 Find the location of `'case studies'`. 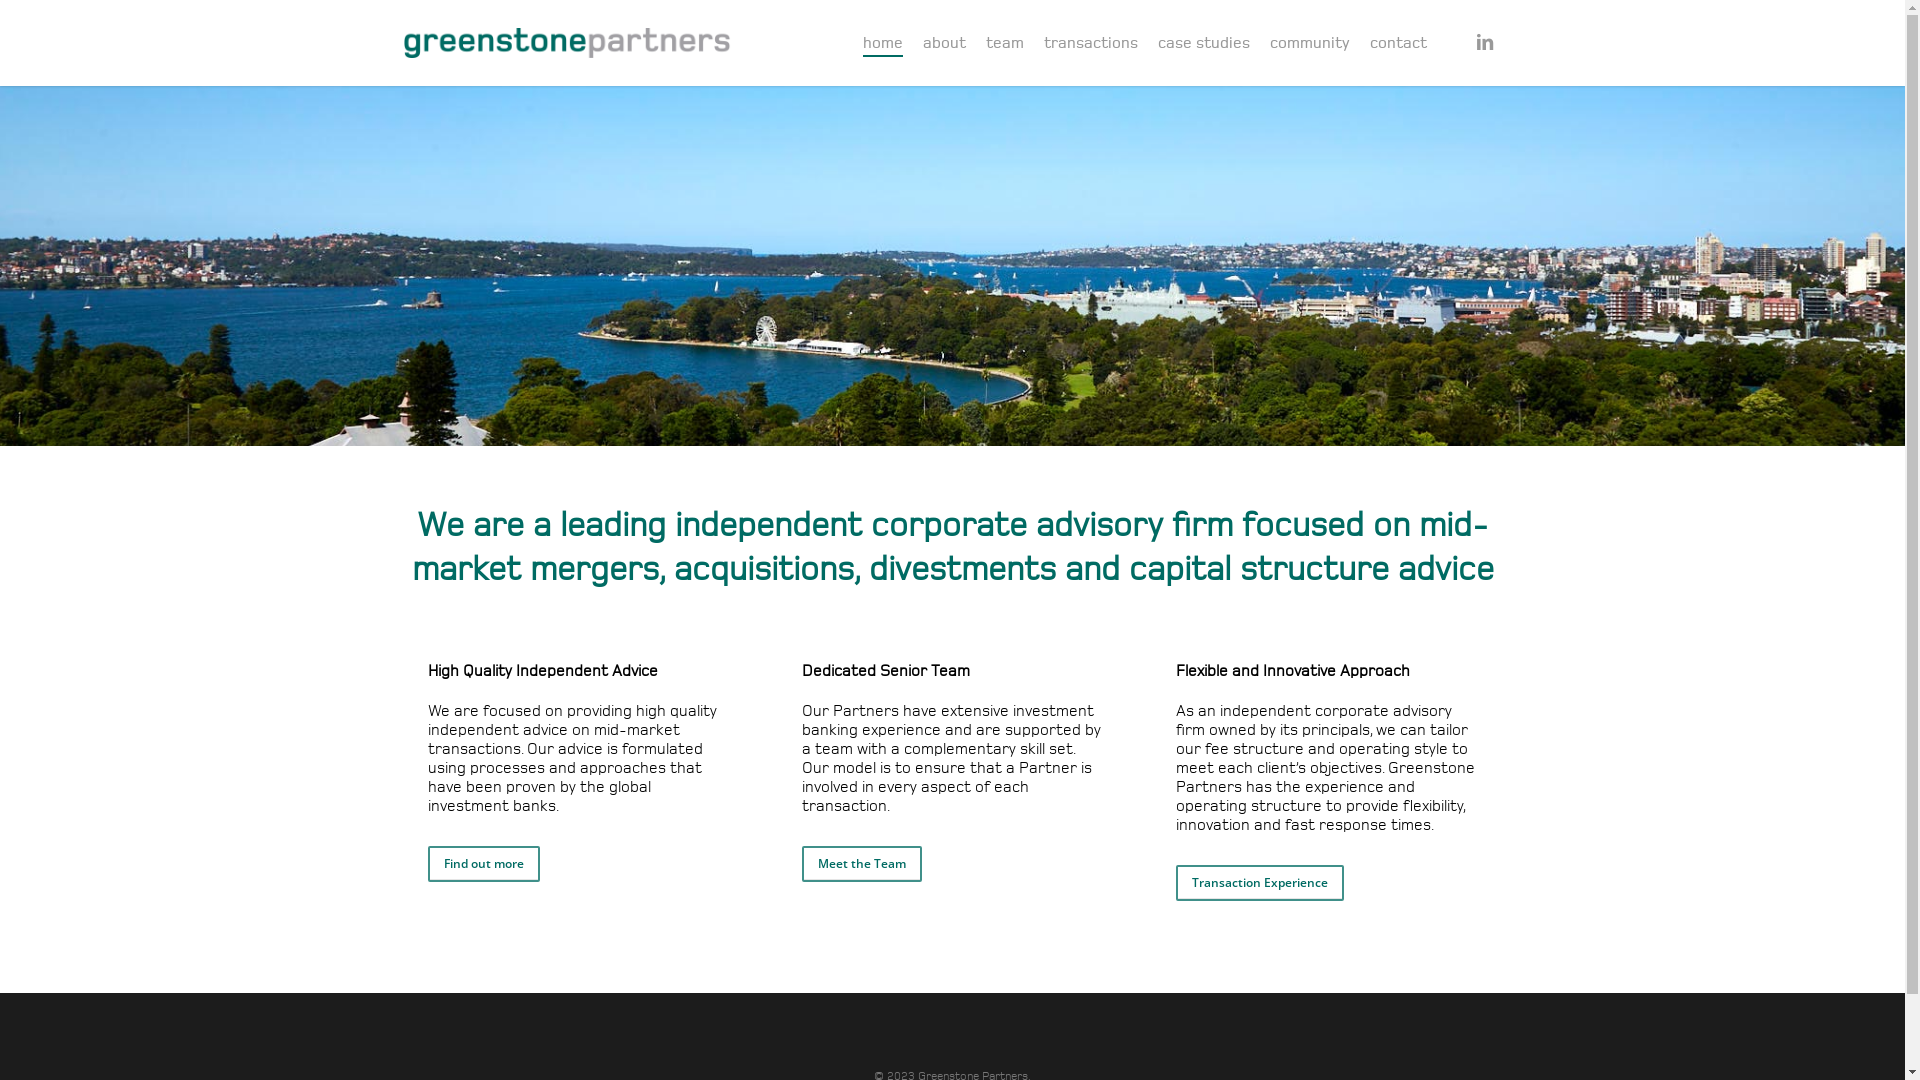

'case studies' is located at coordinates (1157, 42).